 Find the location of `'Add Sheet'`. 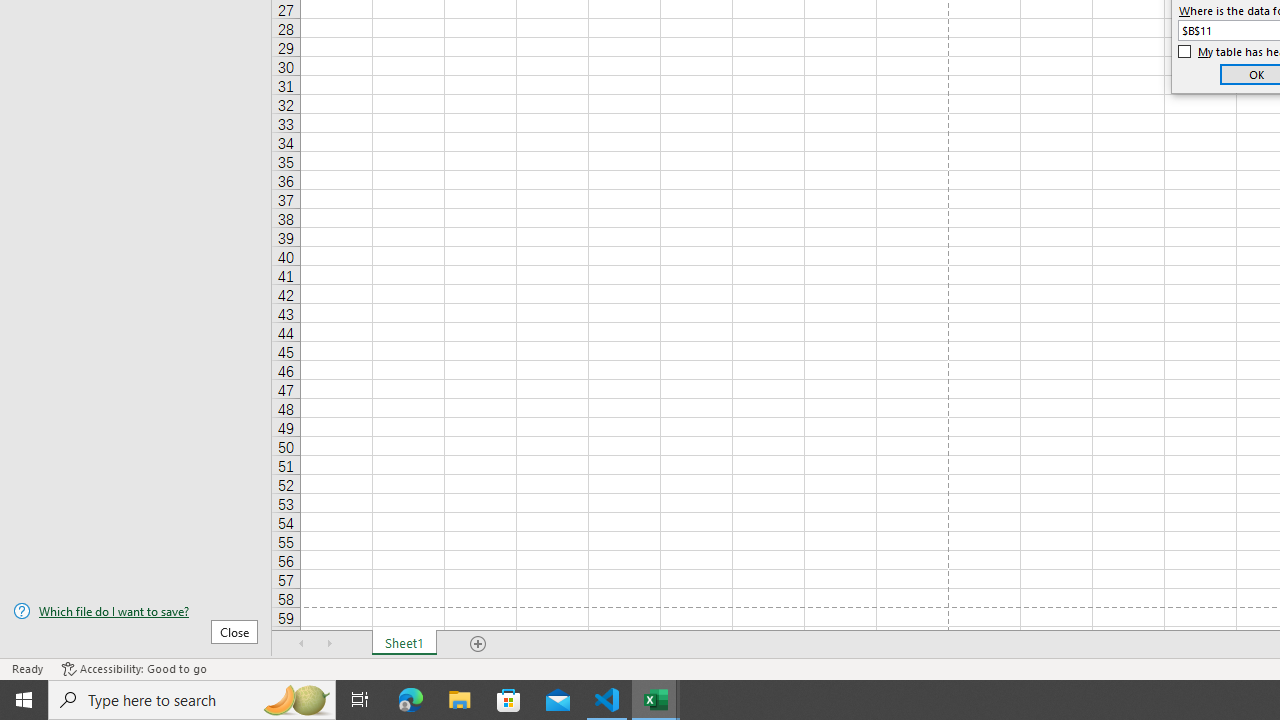

'Add Sheet' is located at coordinates (477, 644).